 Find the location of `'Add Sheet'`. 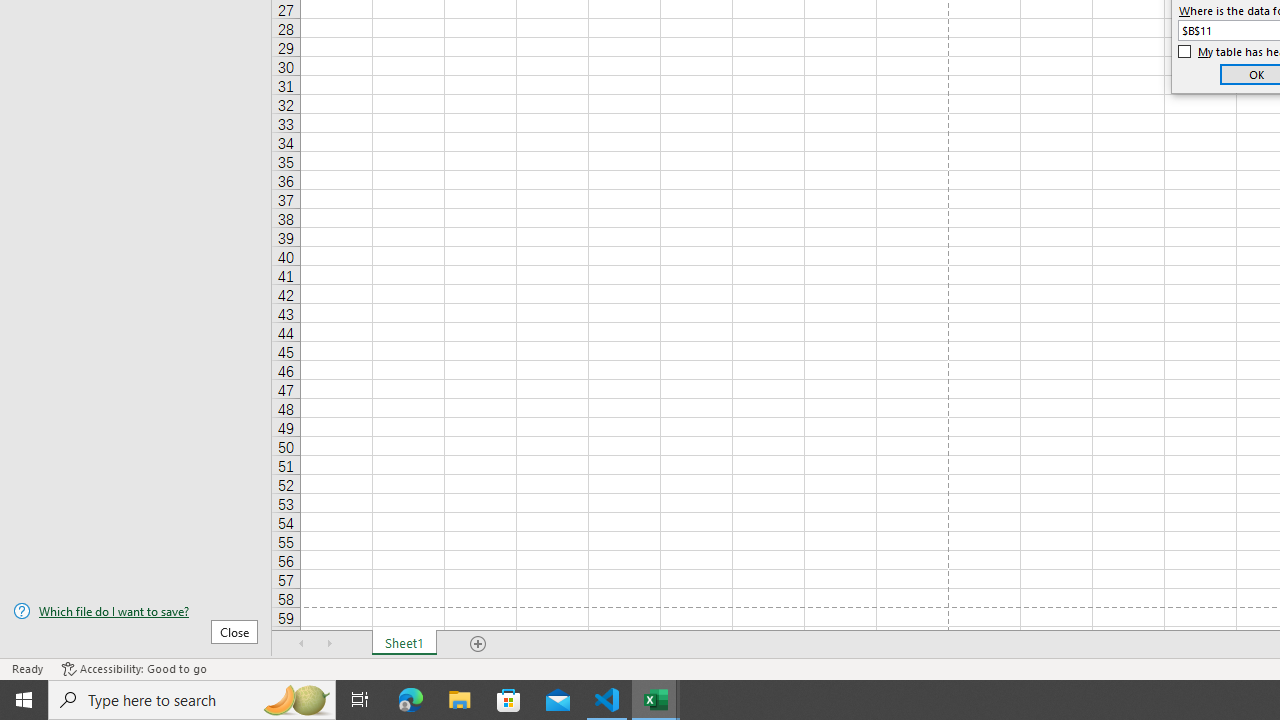

'Add Sheet' is located at coordinates (477, 644).